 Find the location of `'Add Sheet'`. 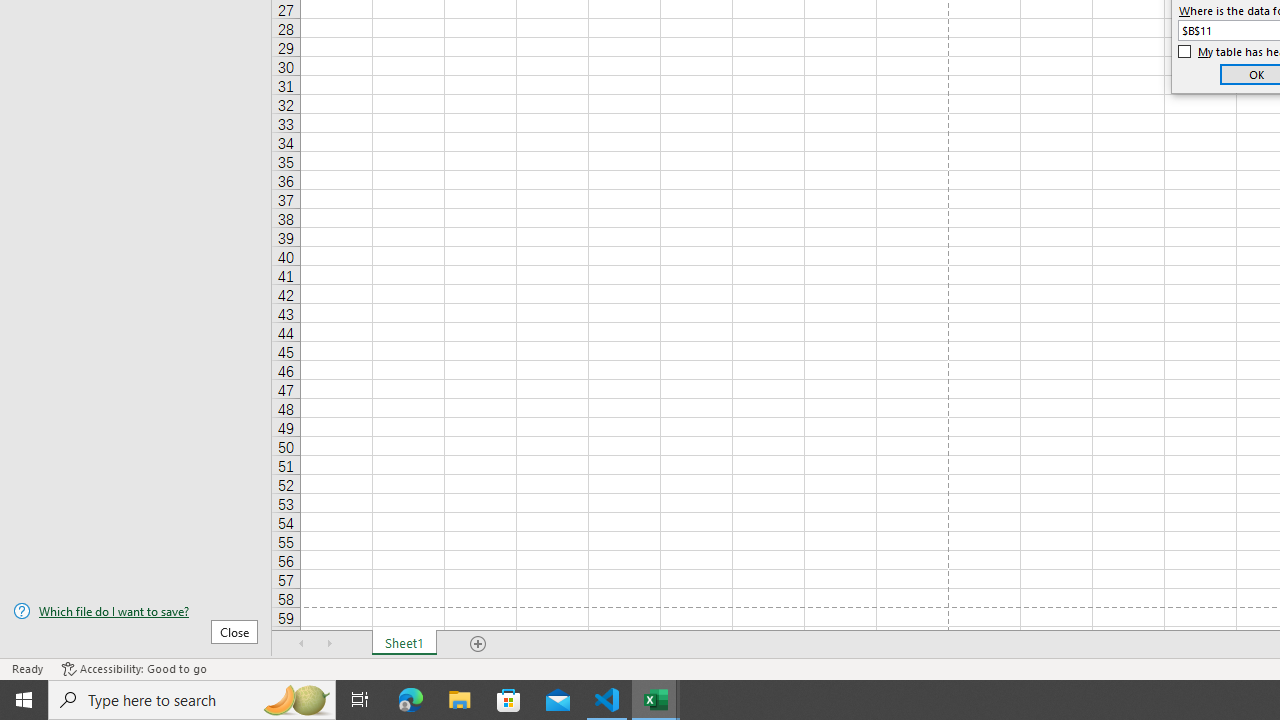

'Add Sheet' is located at coordinates (477, 644).